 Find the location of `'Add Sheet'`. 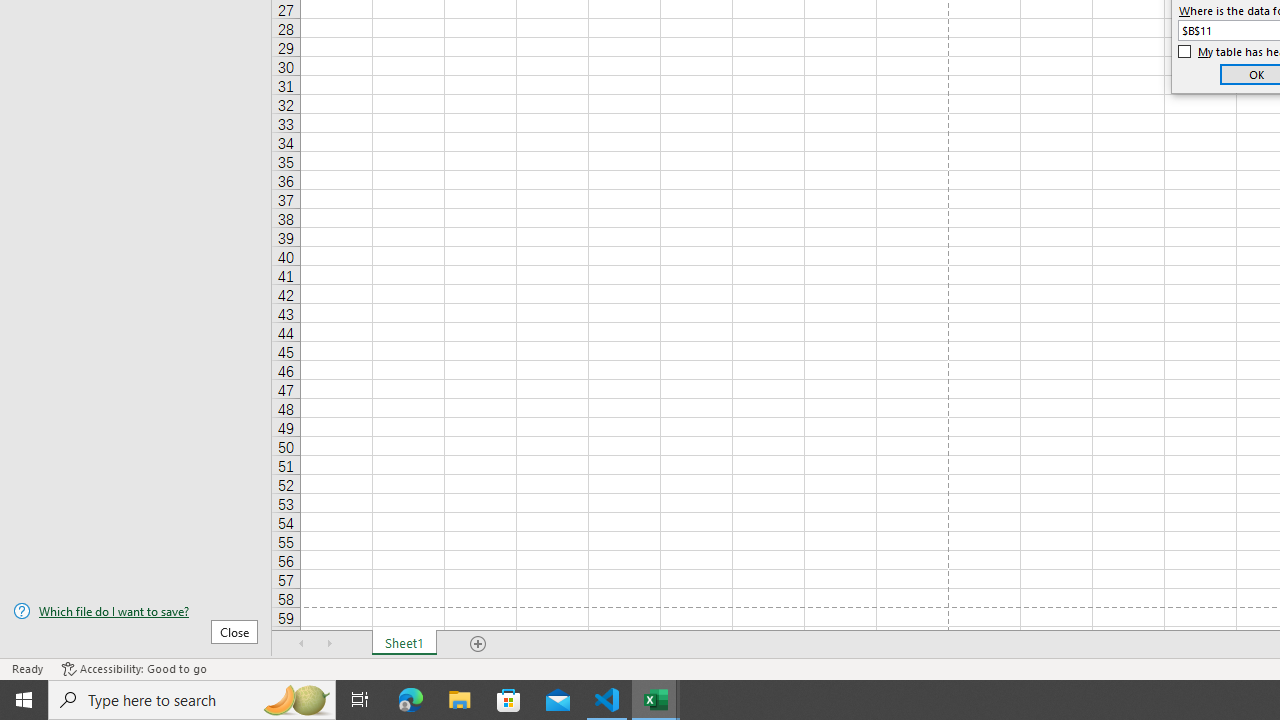

'Add Sheet' is located at coordinates (477, 644).